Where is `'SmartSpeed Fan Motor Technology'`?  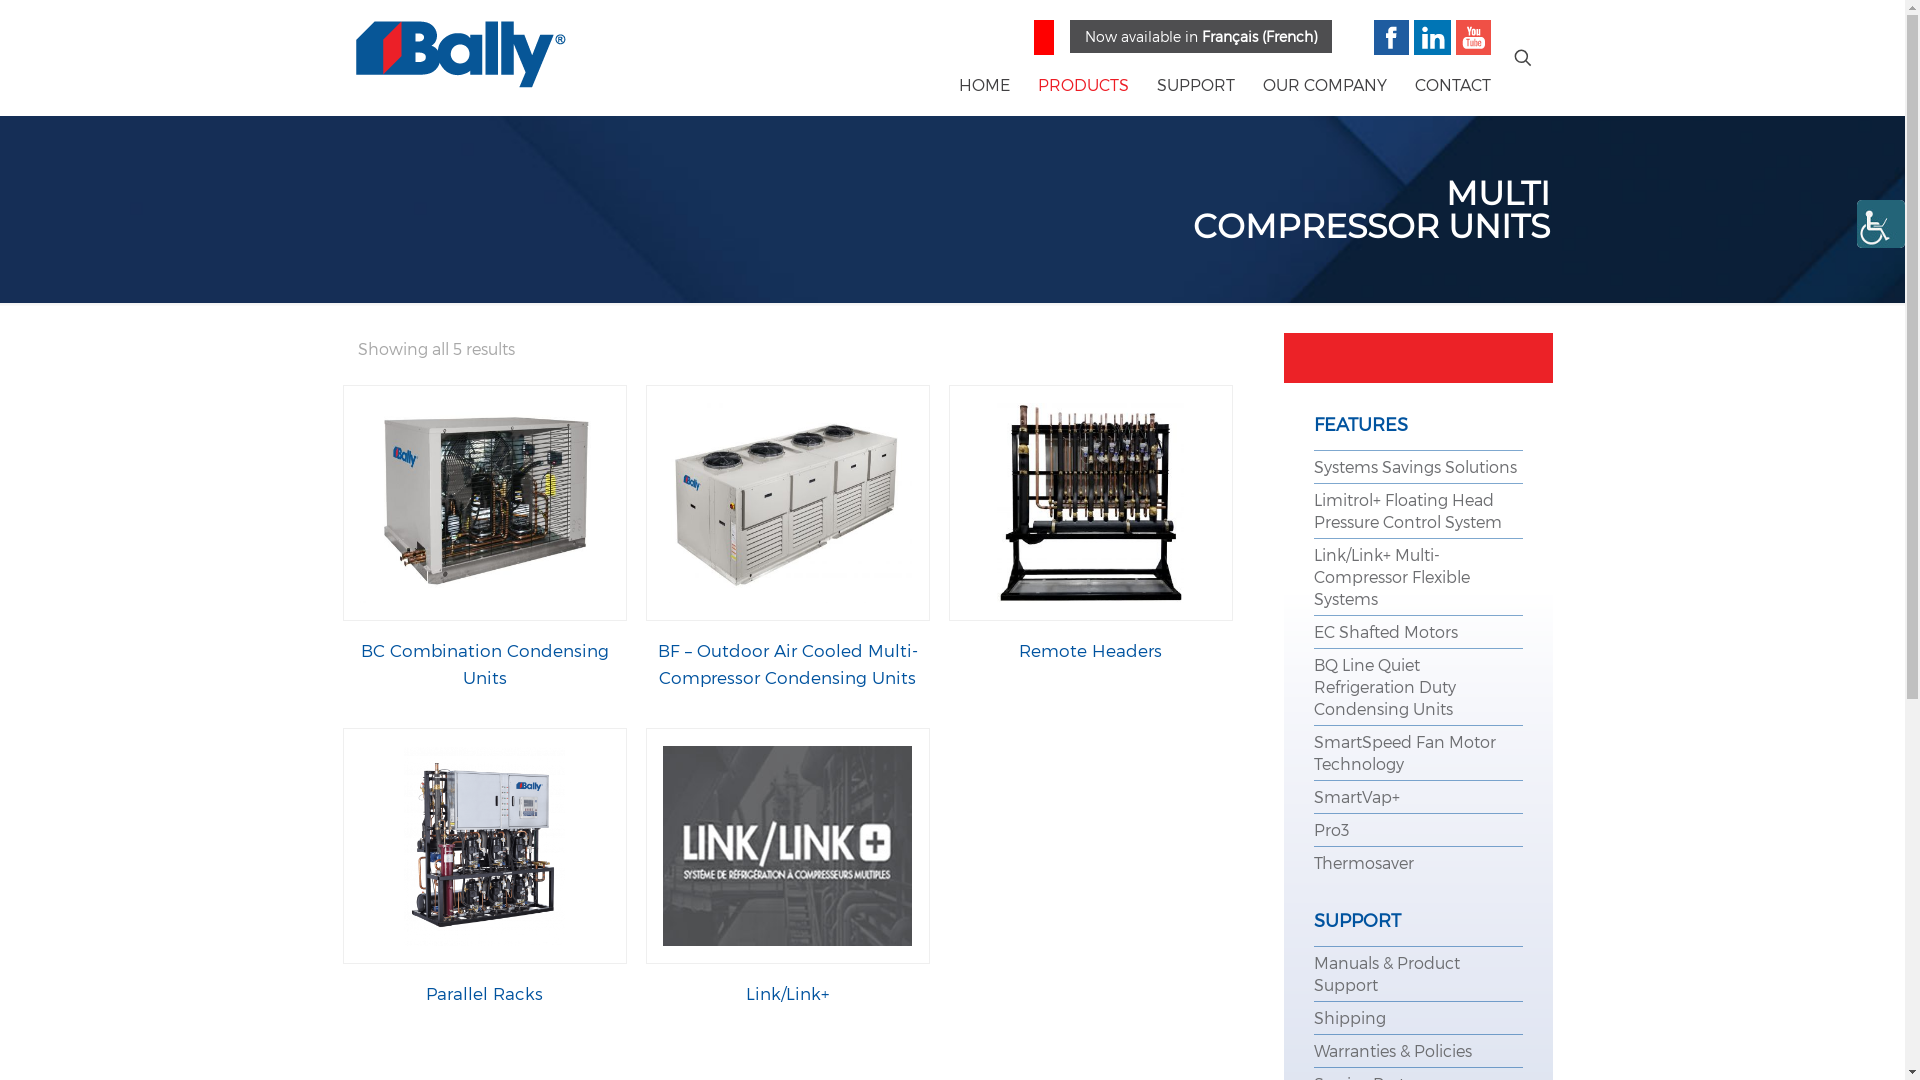 'SmartSpeed Fan Motor Technology' is located at coordinates (1404, 752).